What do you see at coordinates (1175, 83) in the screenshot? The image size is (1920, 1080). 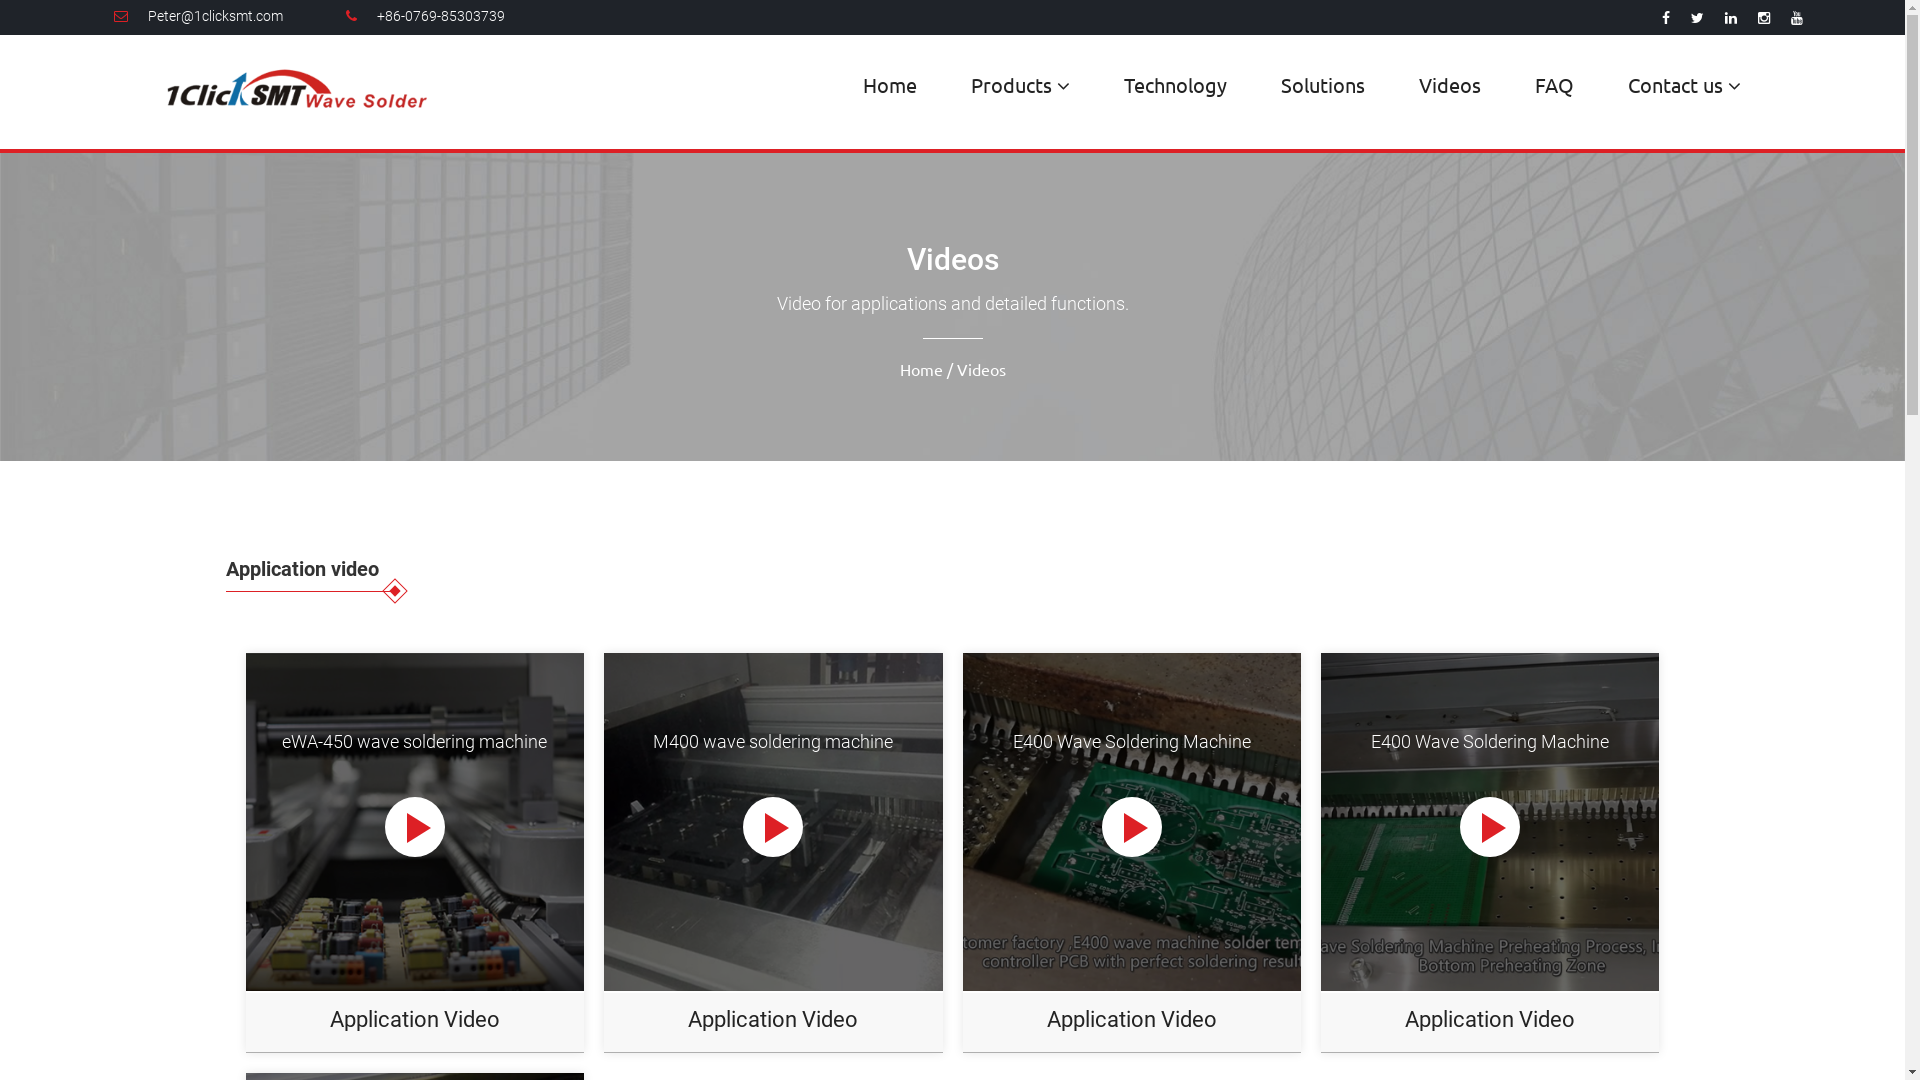 I see `'Technology'` at bounding box center [1175, 83].